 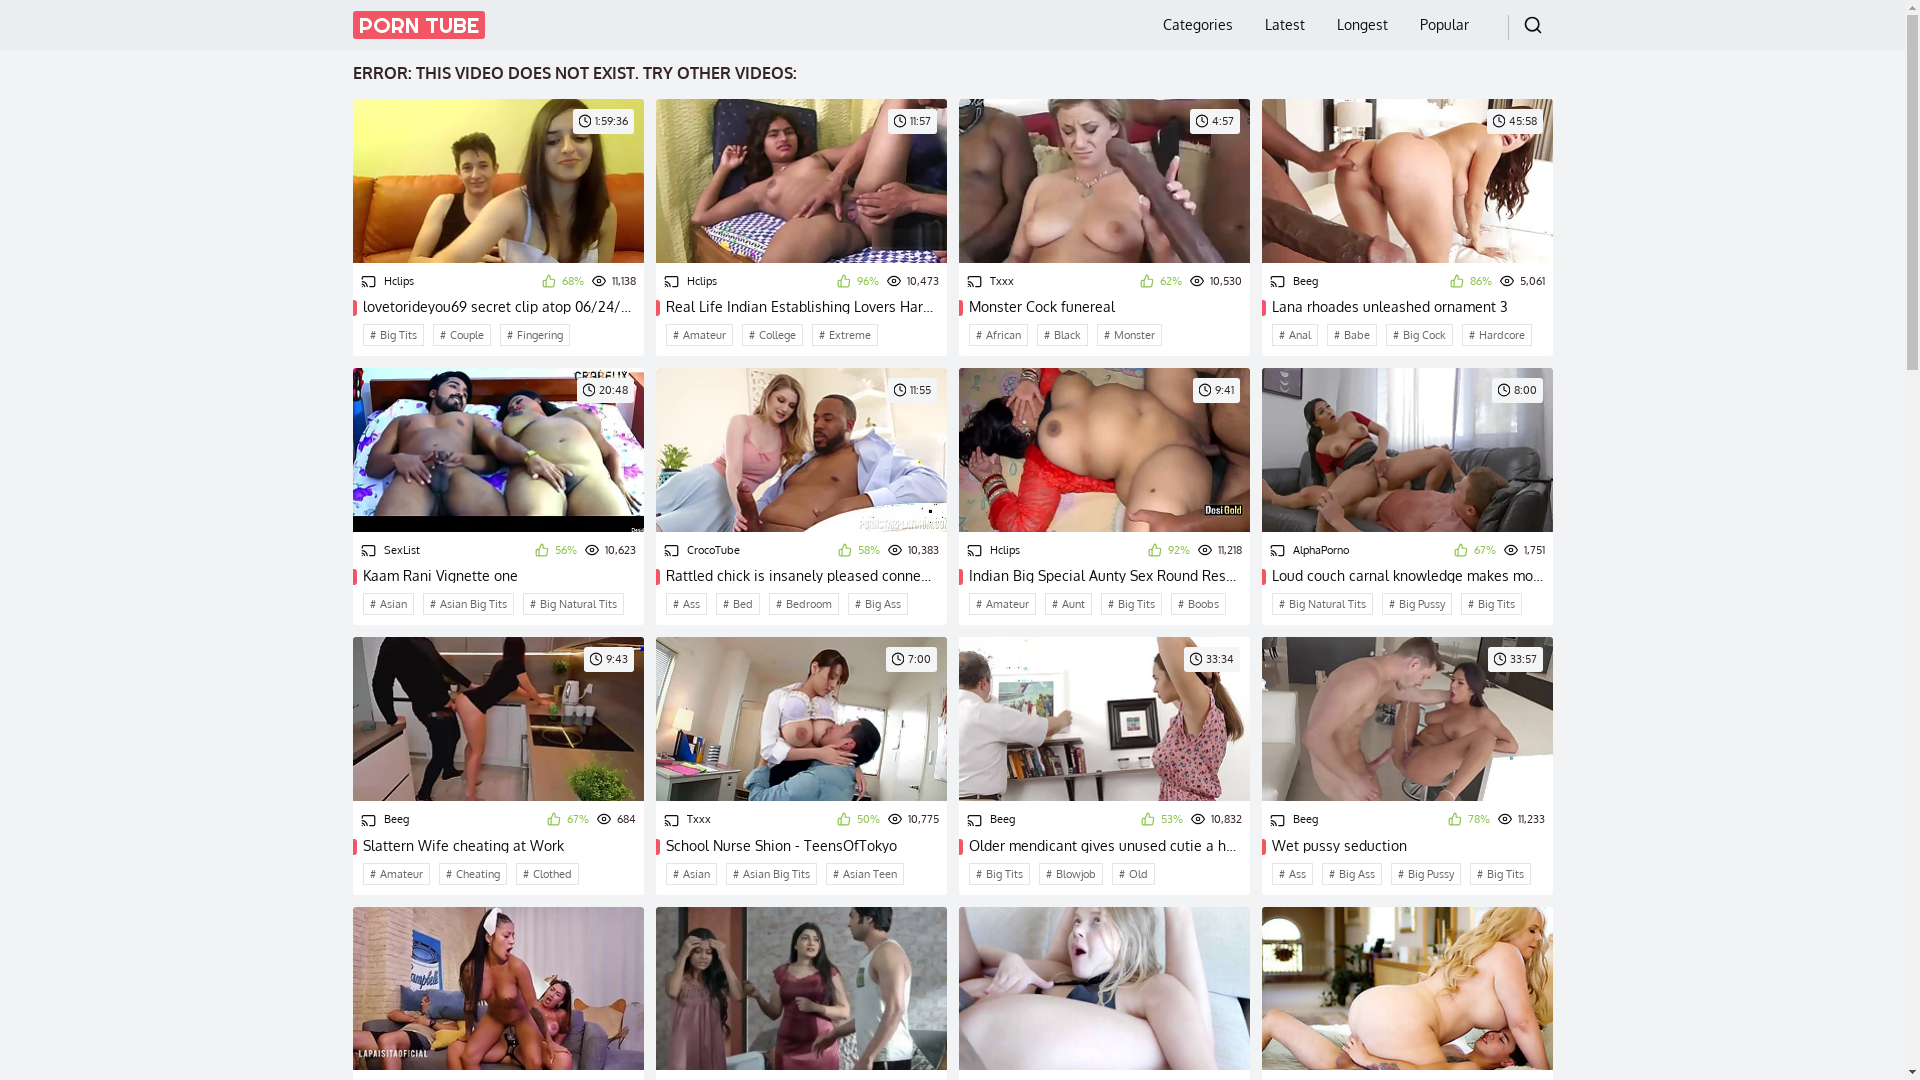 What do you see at coordinates (989, 281) in the screenshot?
I see `'Txxx'` at bounding box center [989, 281].